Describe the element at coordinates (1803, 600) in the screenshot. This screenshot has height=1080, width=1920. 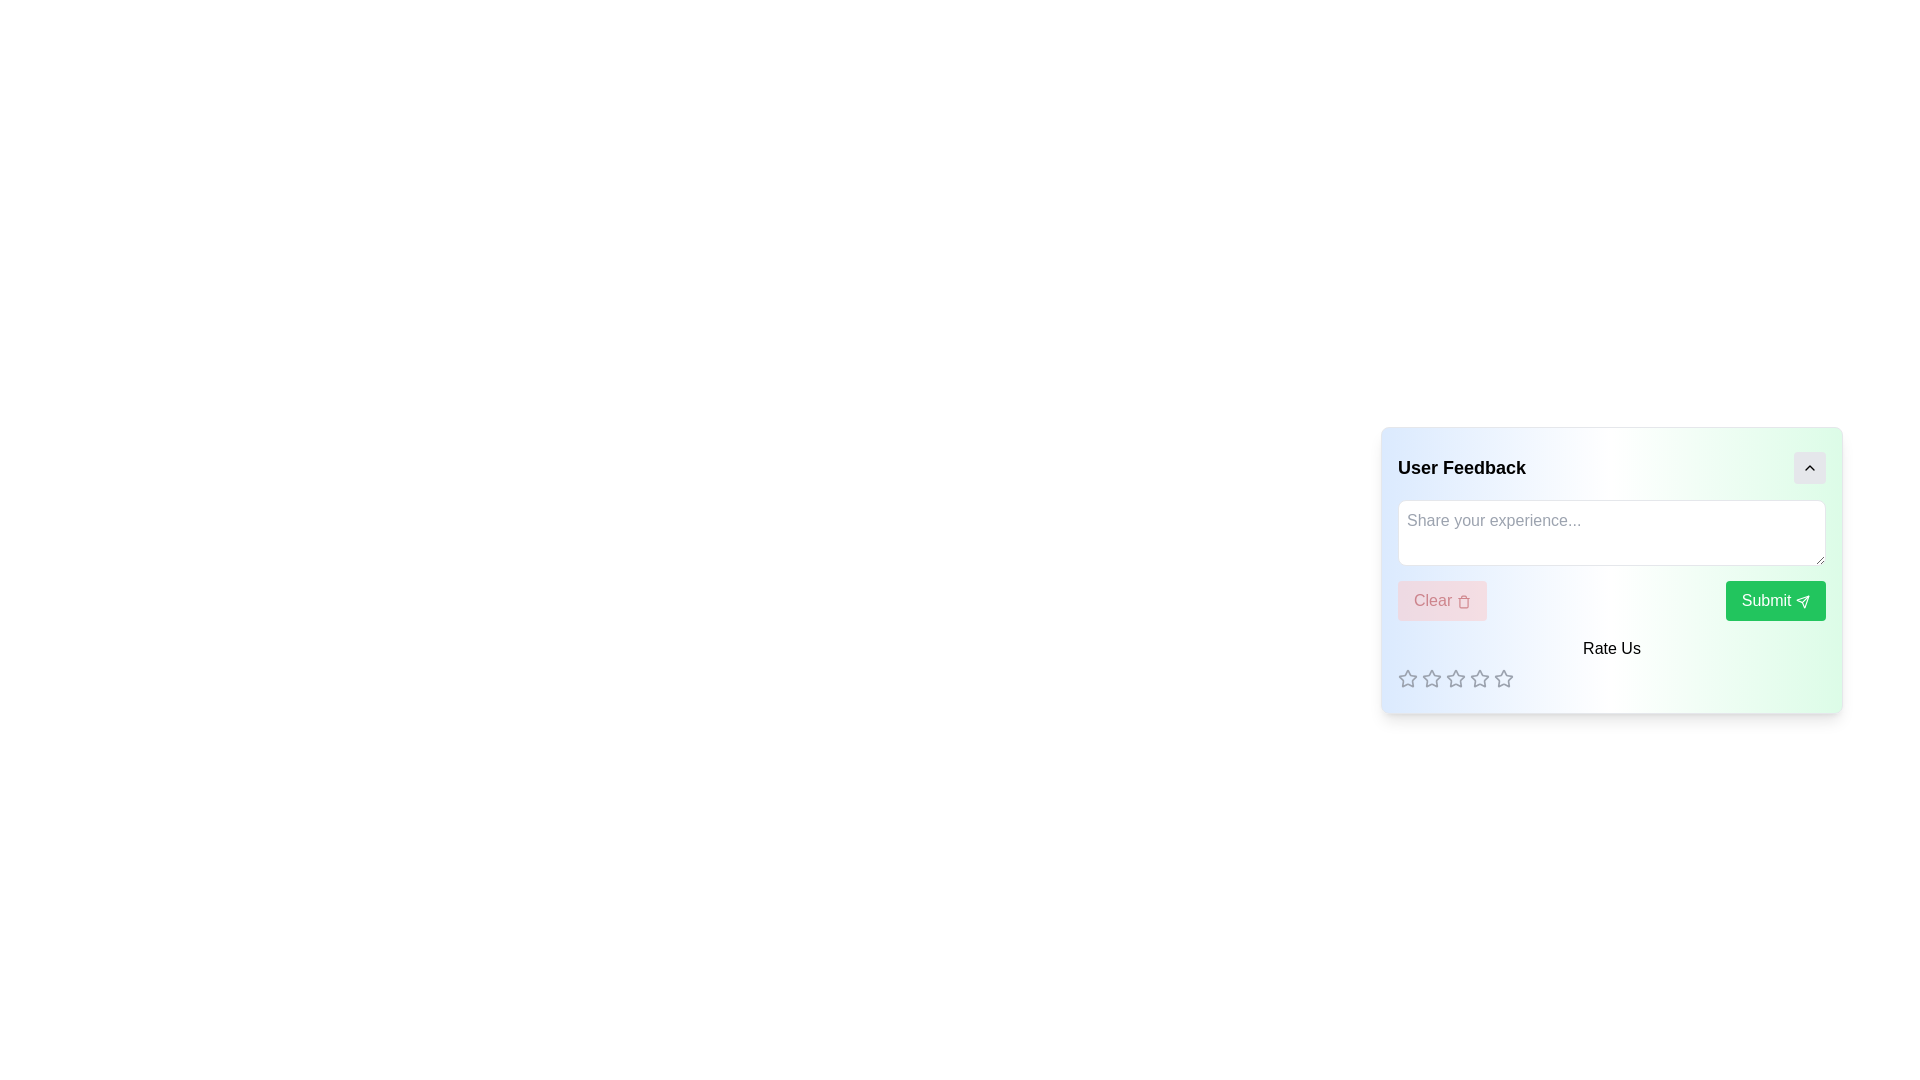
I see `the icon that symbolizes the action of sending or submitting, which is located on the right side of the green 'Submit' button and is centrally positioned within it` at that location.